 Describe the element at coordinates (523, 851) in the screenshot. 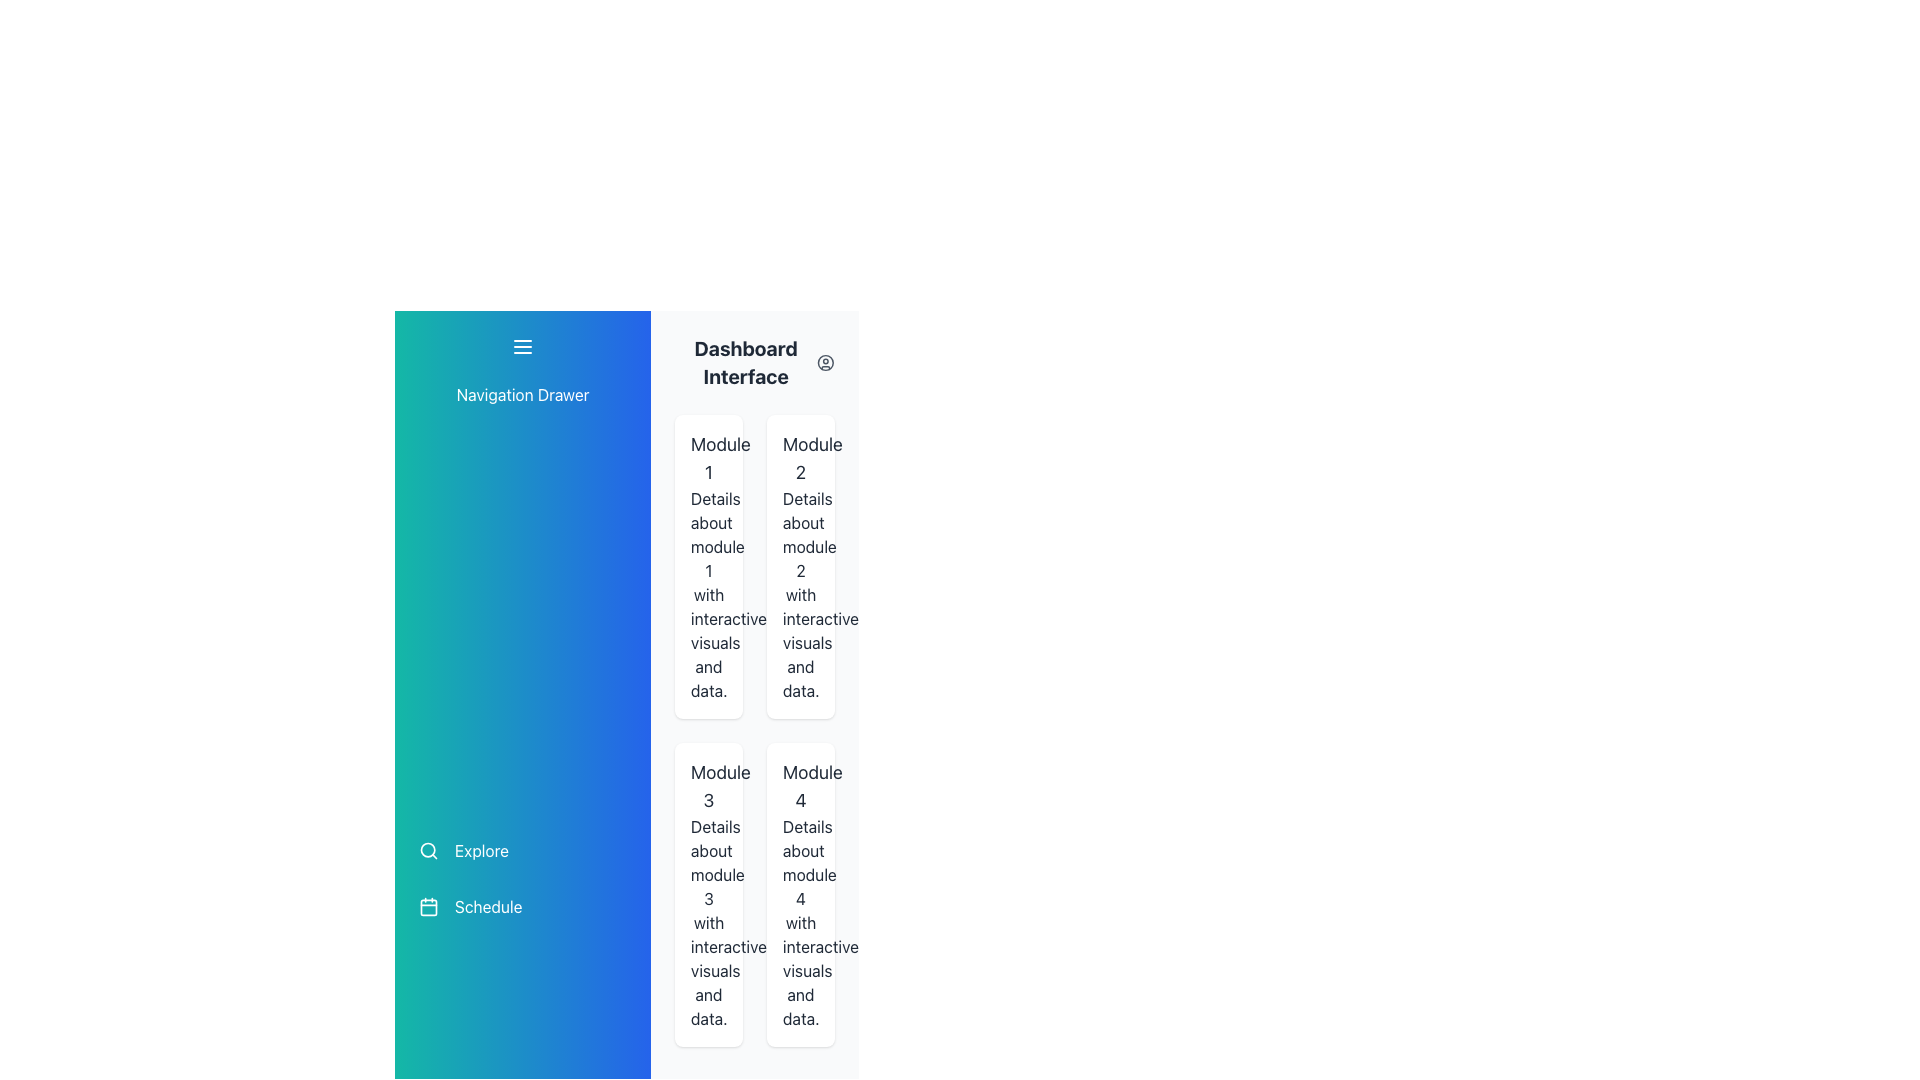

I see `the navigation menu item labeled 'Explore'` at that location.